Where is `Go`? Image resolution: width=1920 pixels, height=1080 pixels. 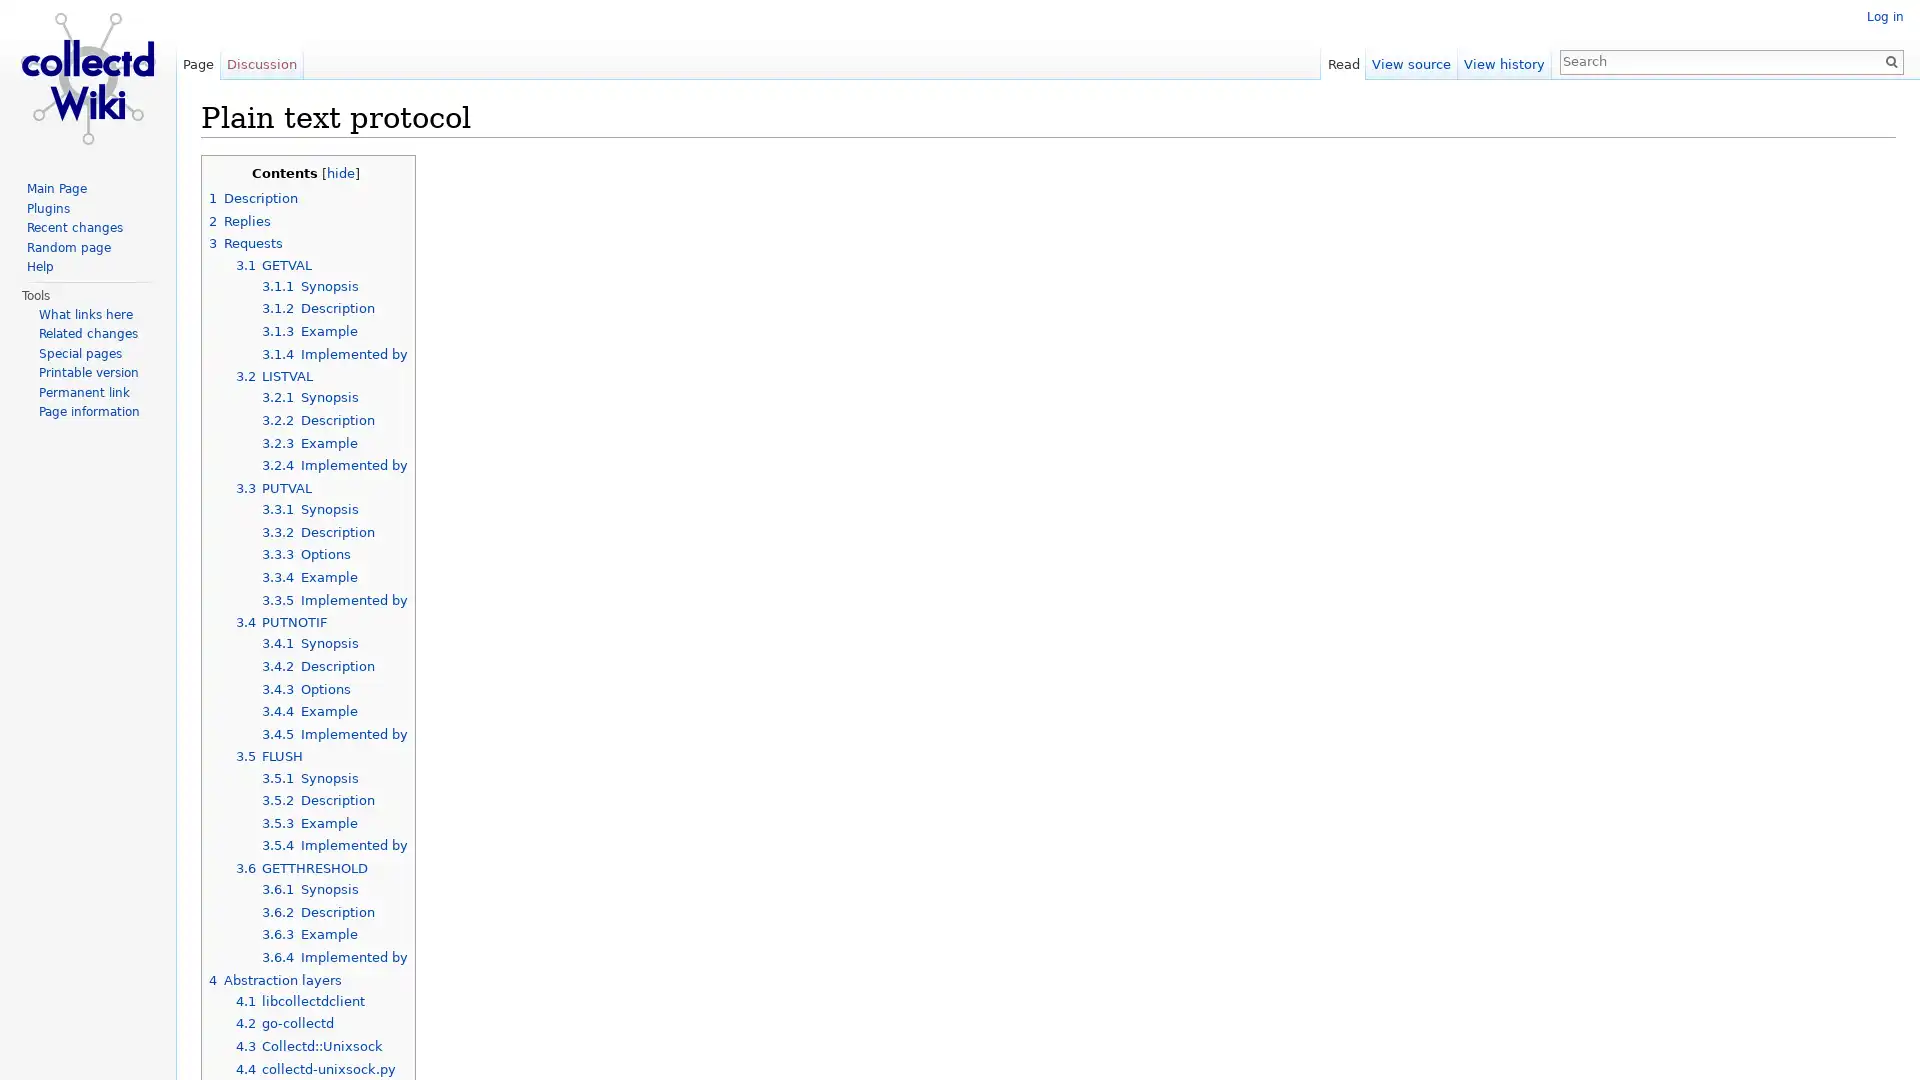 Go is located at coordinates (1890, 60).